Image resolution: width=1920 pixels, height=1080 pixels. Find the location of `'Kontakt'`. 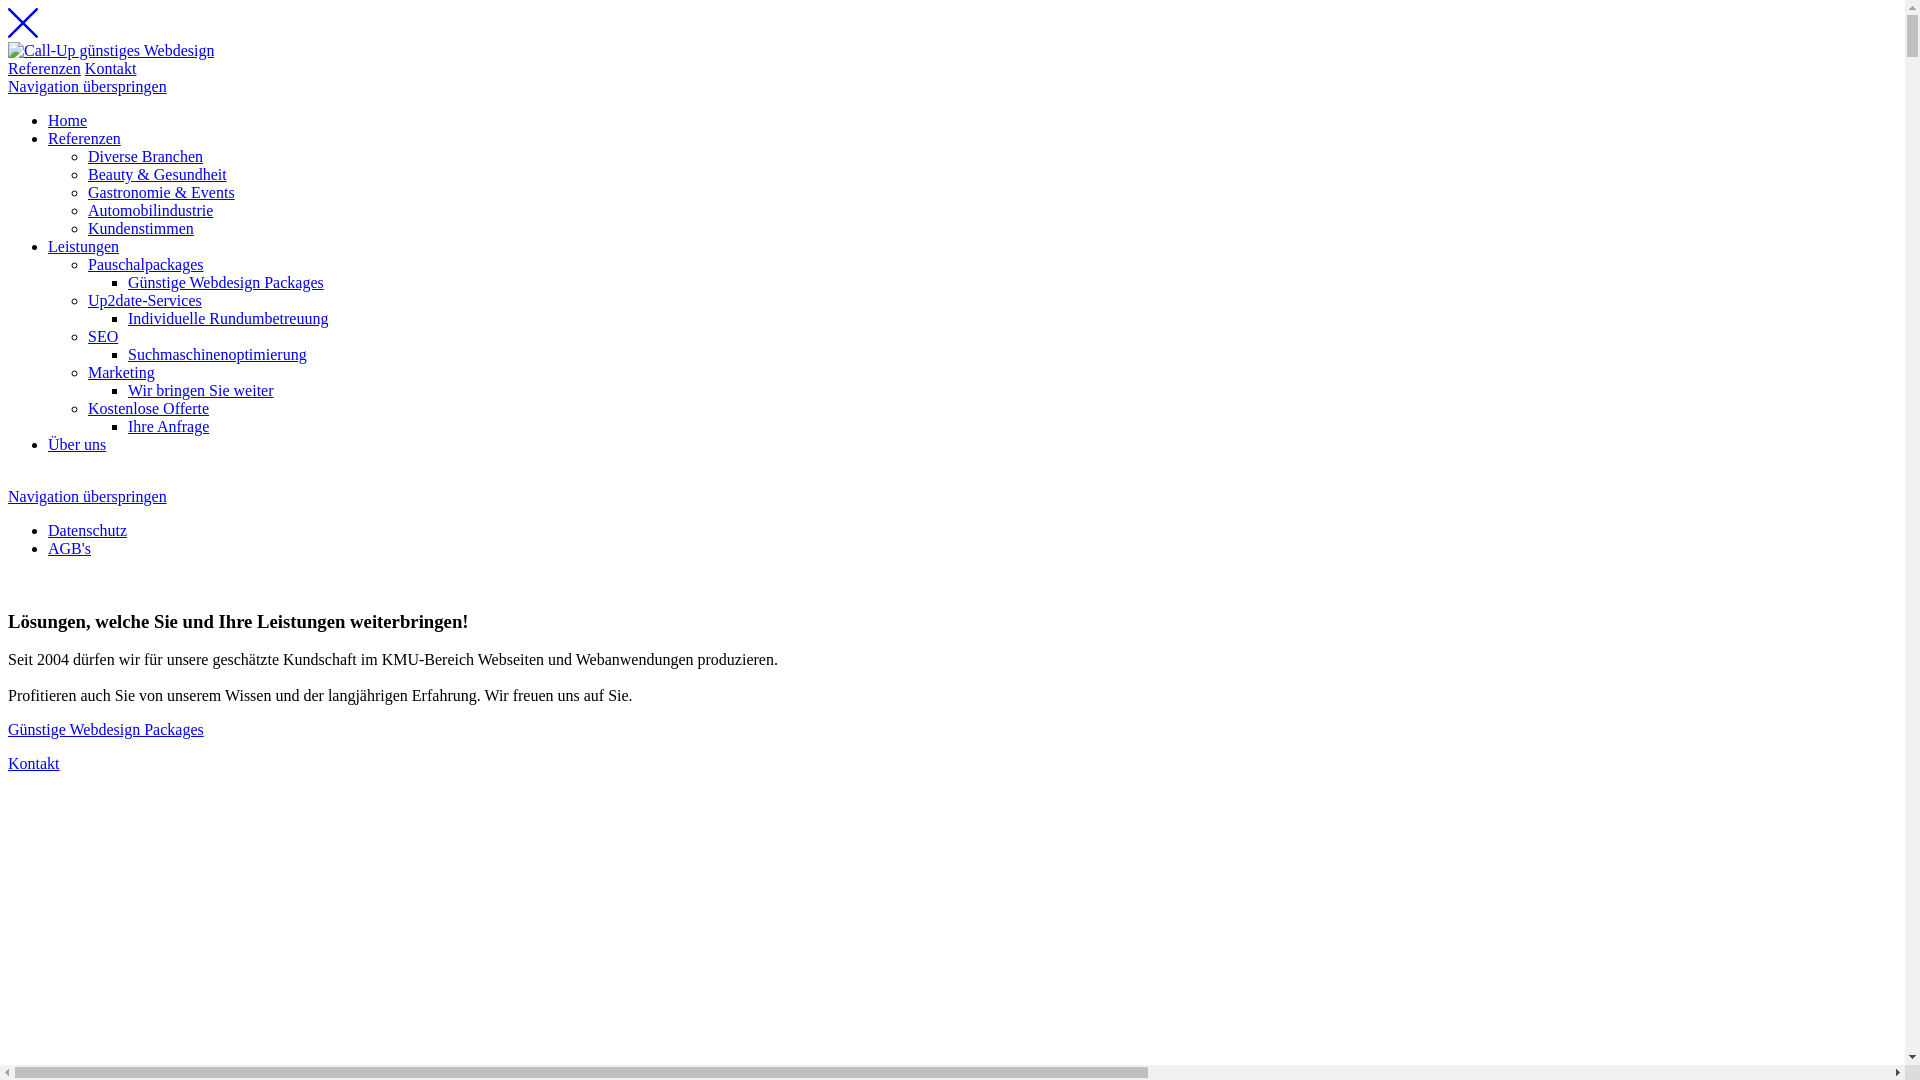

'Kontakt' is located at coordinates (33, 763).